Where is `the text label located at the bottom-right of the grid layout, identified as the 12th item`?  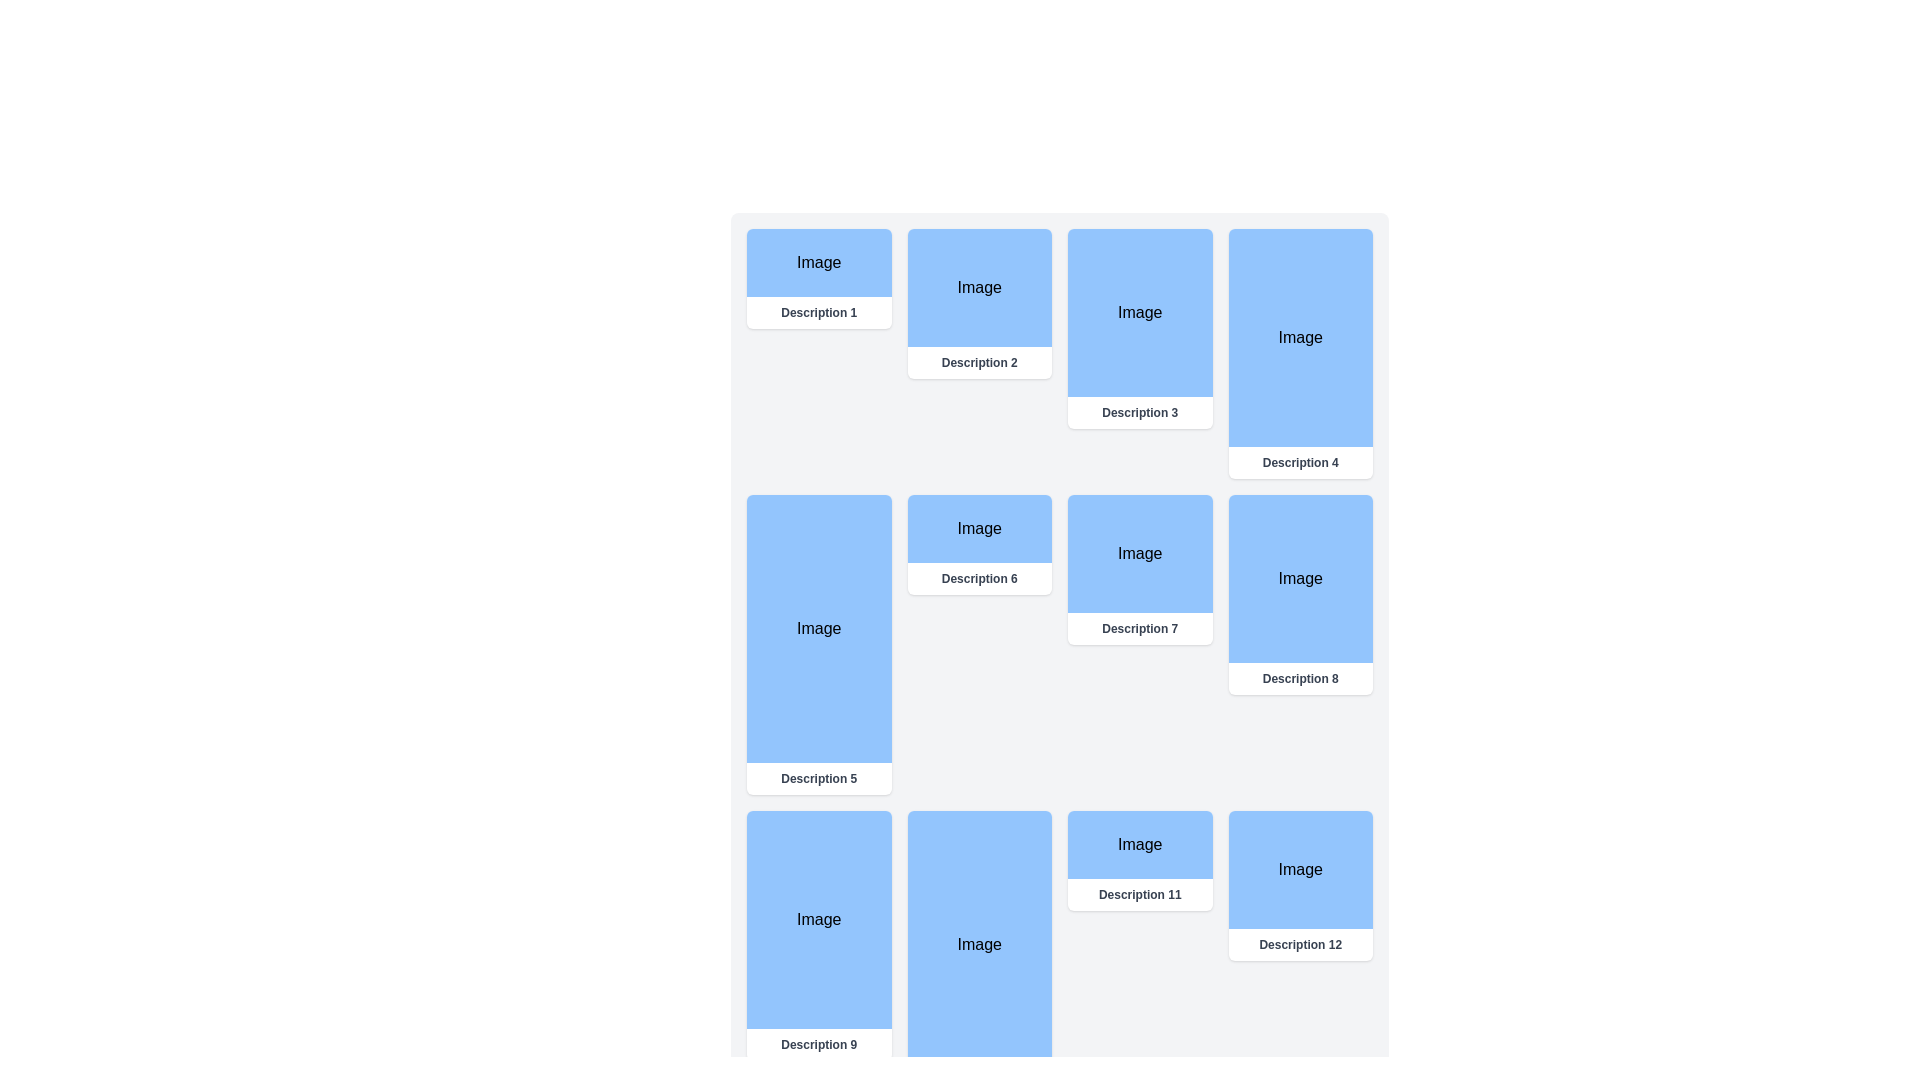
the text label located at the bottom-right of the grid layout, identified as the 12th item is located at coordinates (1300, 945).